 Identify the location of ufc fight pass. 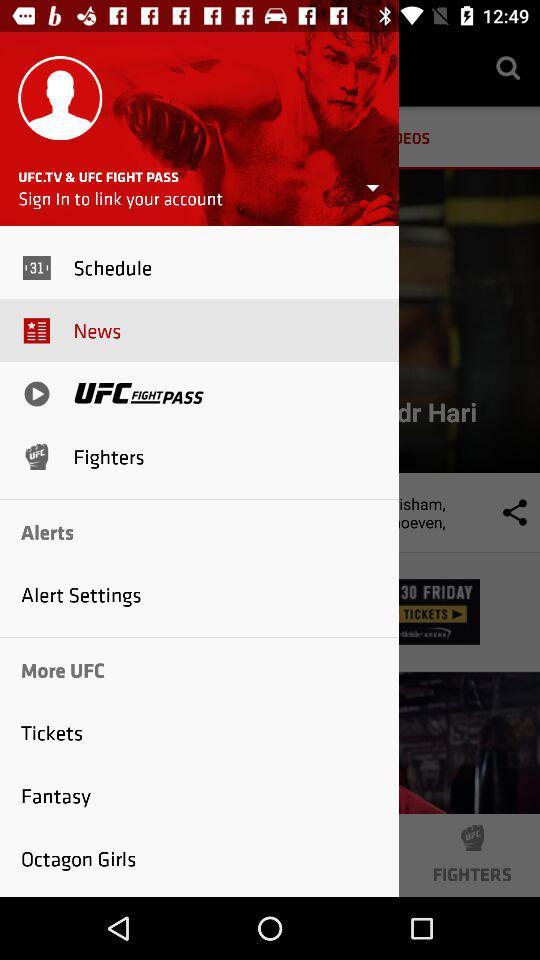
(138, 392).